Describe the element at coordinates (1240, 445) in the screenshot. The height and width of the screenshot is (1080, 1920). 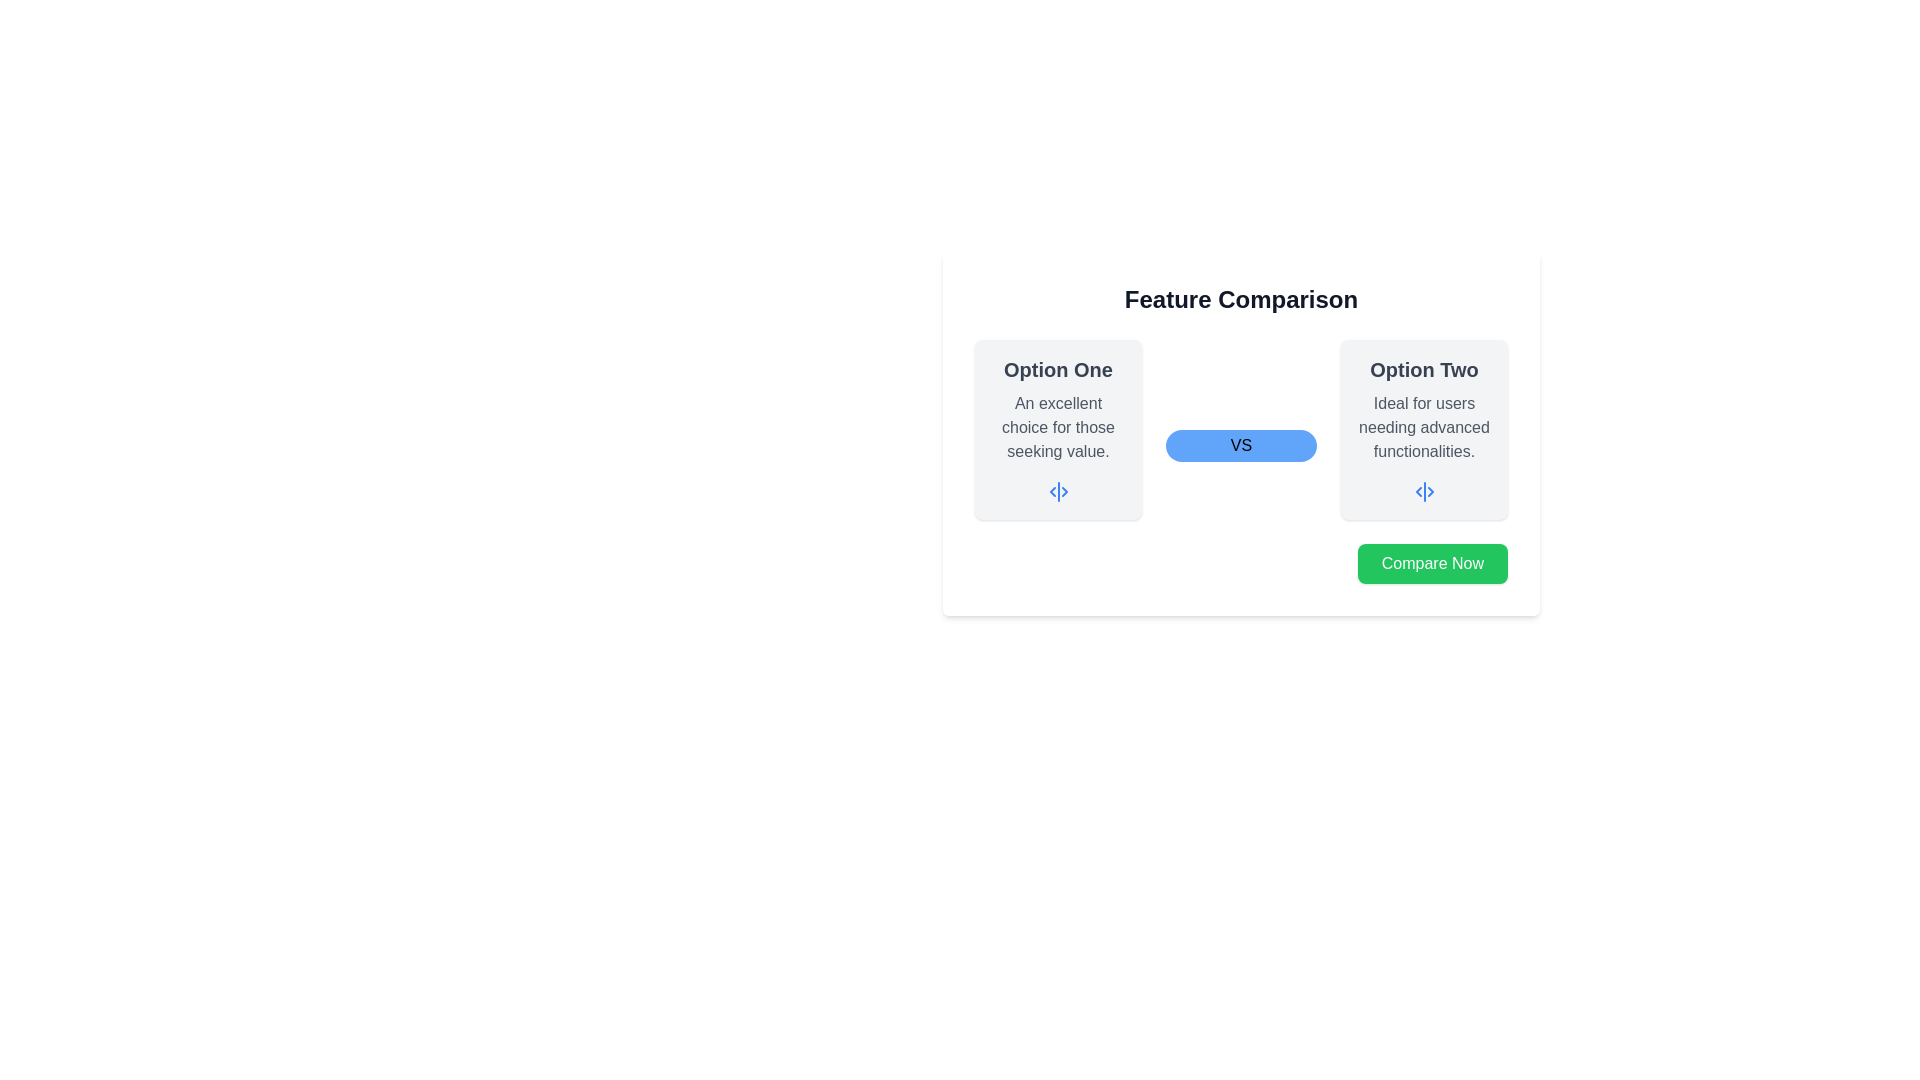
I see `the blue rounded rectangle label containing the text 'VS', which is located near the center of the layout between 'Option One' and 'Option Two', directly below the heading 'Feature Comparison'` at that location.